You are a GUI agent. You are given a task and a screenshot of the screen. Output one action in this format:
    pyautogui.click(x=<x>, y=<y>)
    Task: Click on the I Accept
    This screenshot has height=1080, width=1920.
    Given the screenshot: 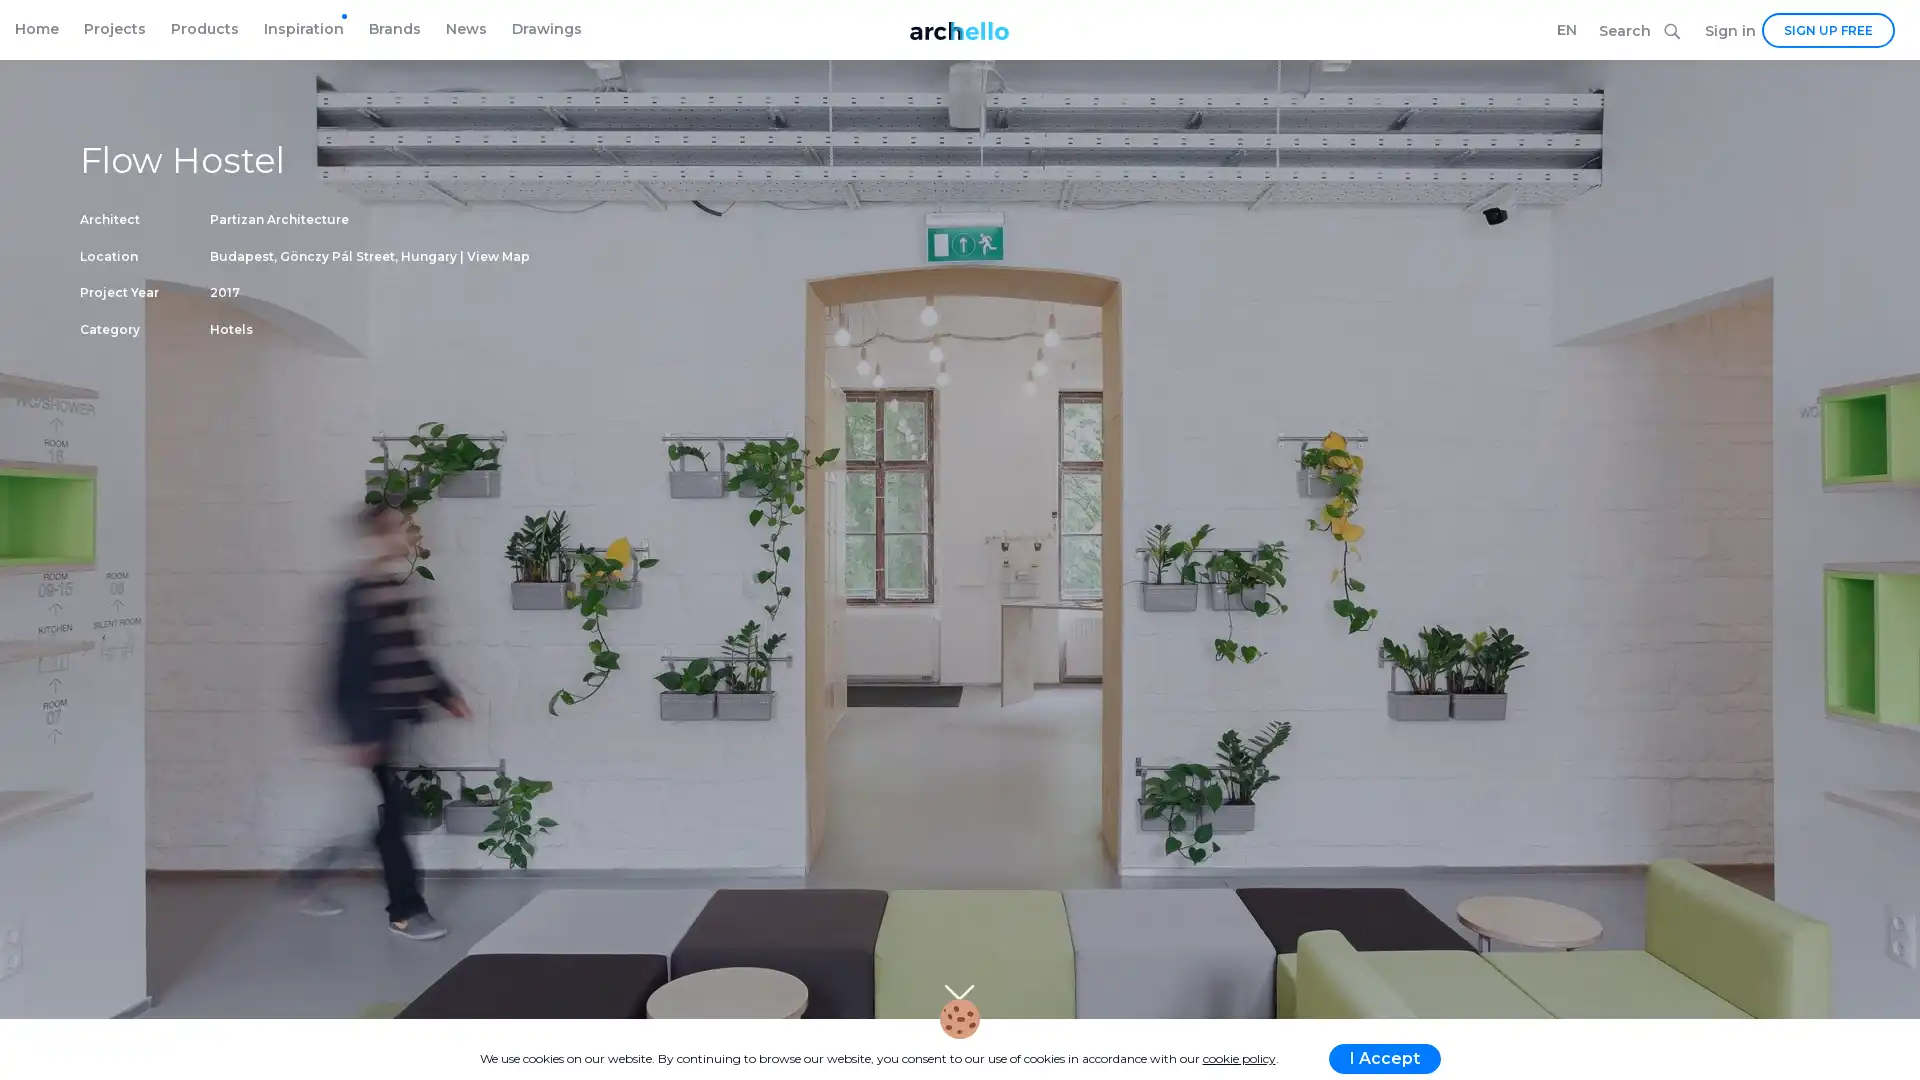 What is the action you would take?
    pyautogui.click(x=1382, y=1058)
    